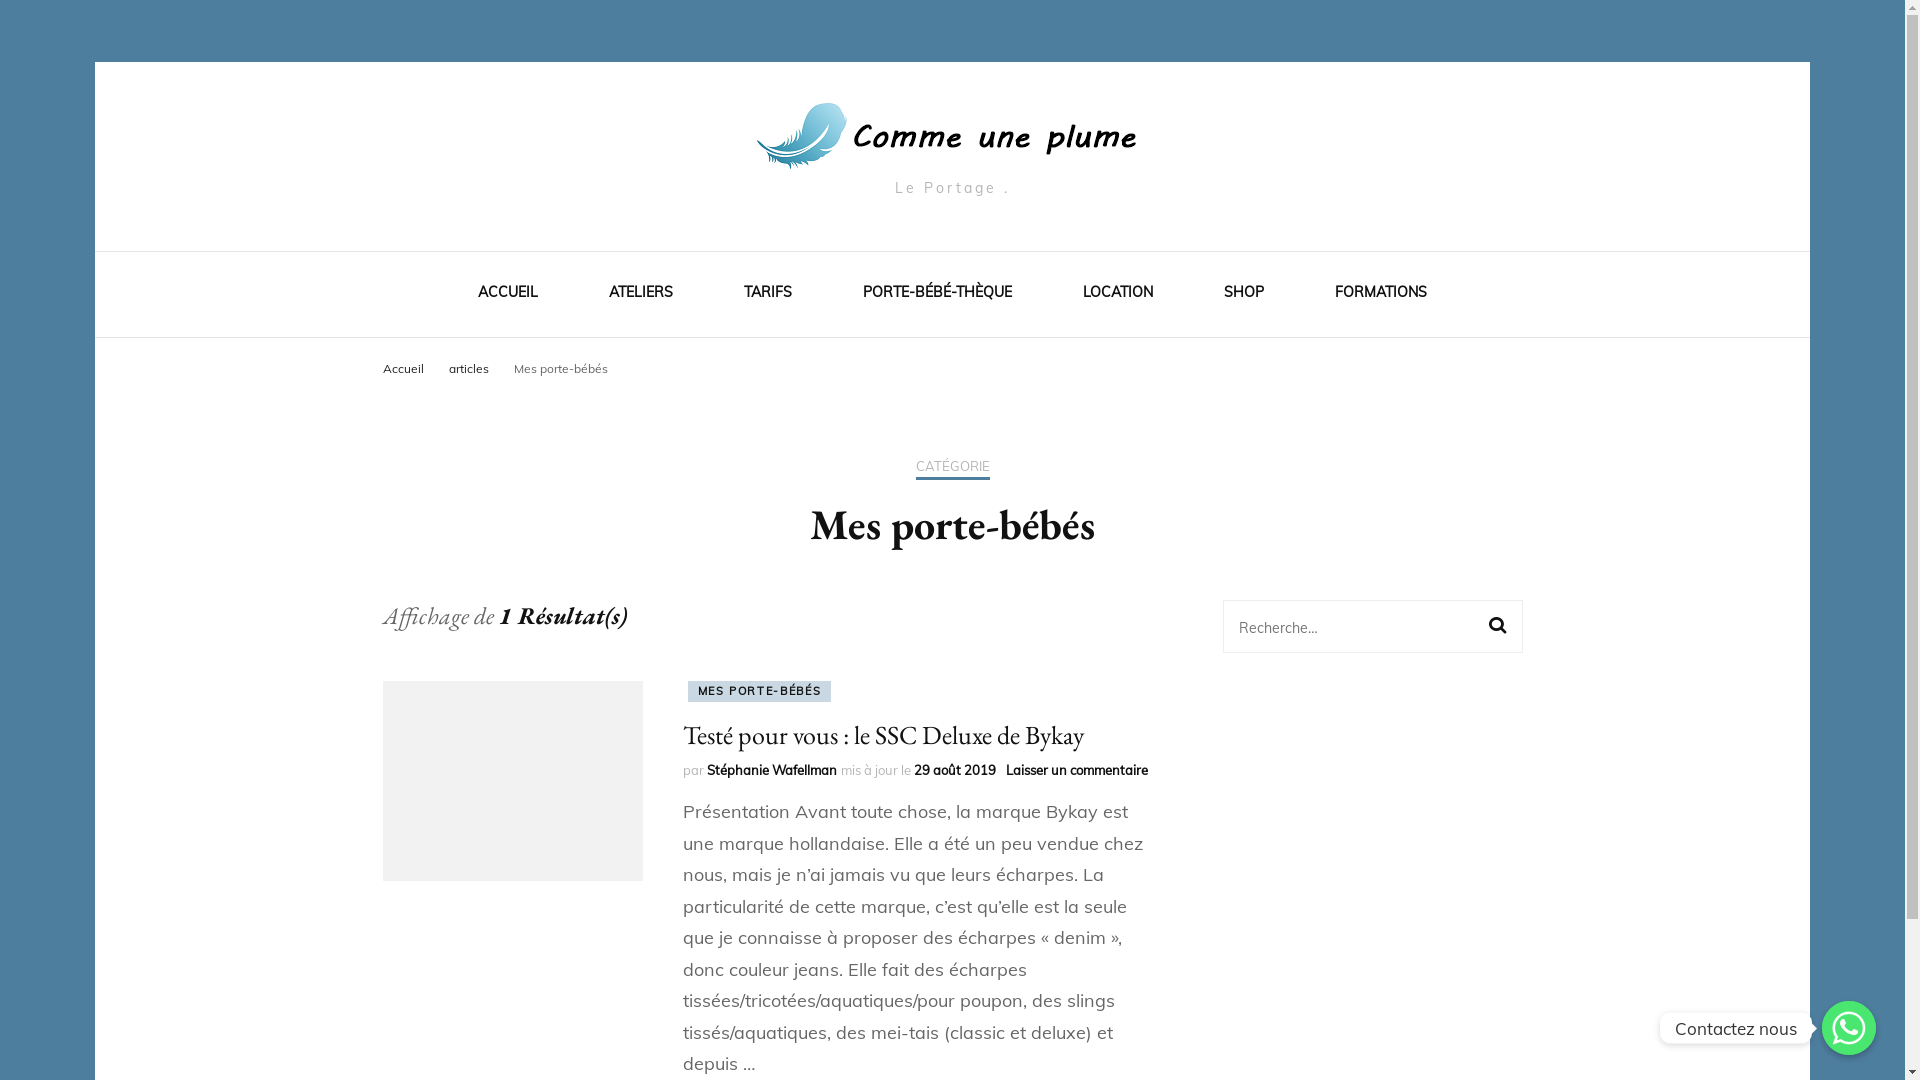 The width and height of the screenshot is (1920, 1080). What do you see at coordinates (468, 367) in the screenshot?
I see `'articles'` at bounding box center [468, 367].